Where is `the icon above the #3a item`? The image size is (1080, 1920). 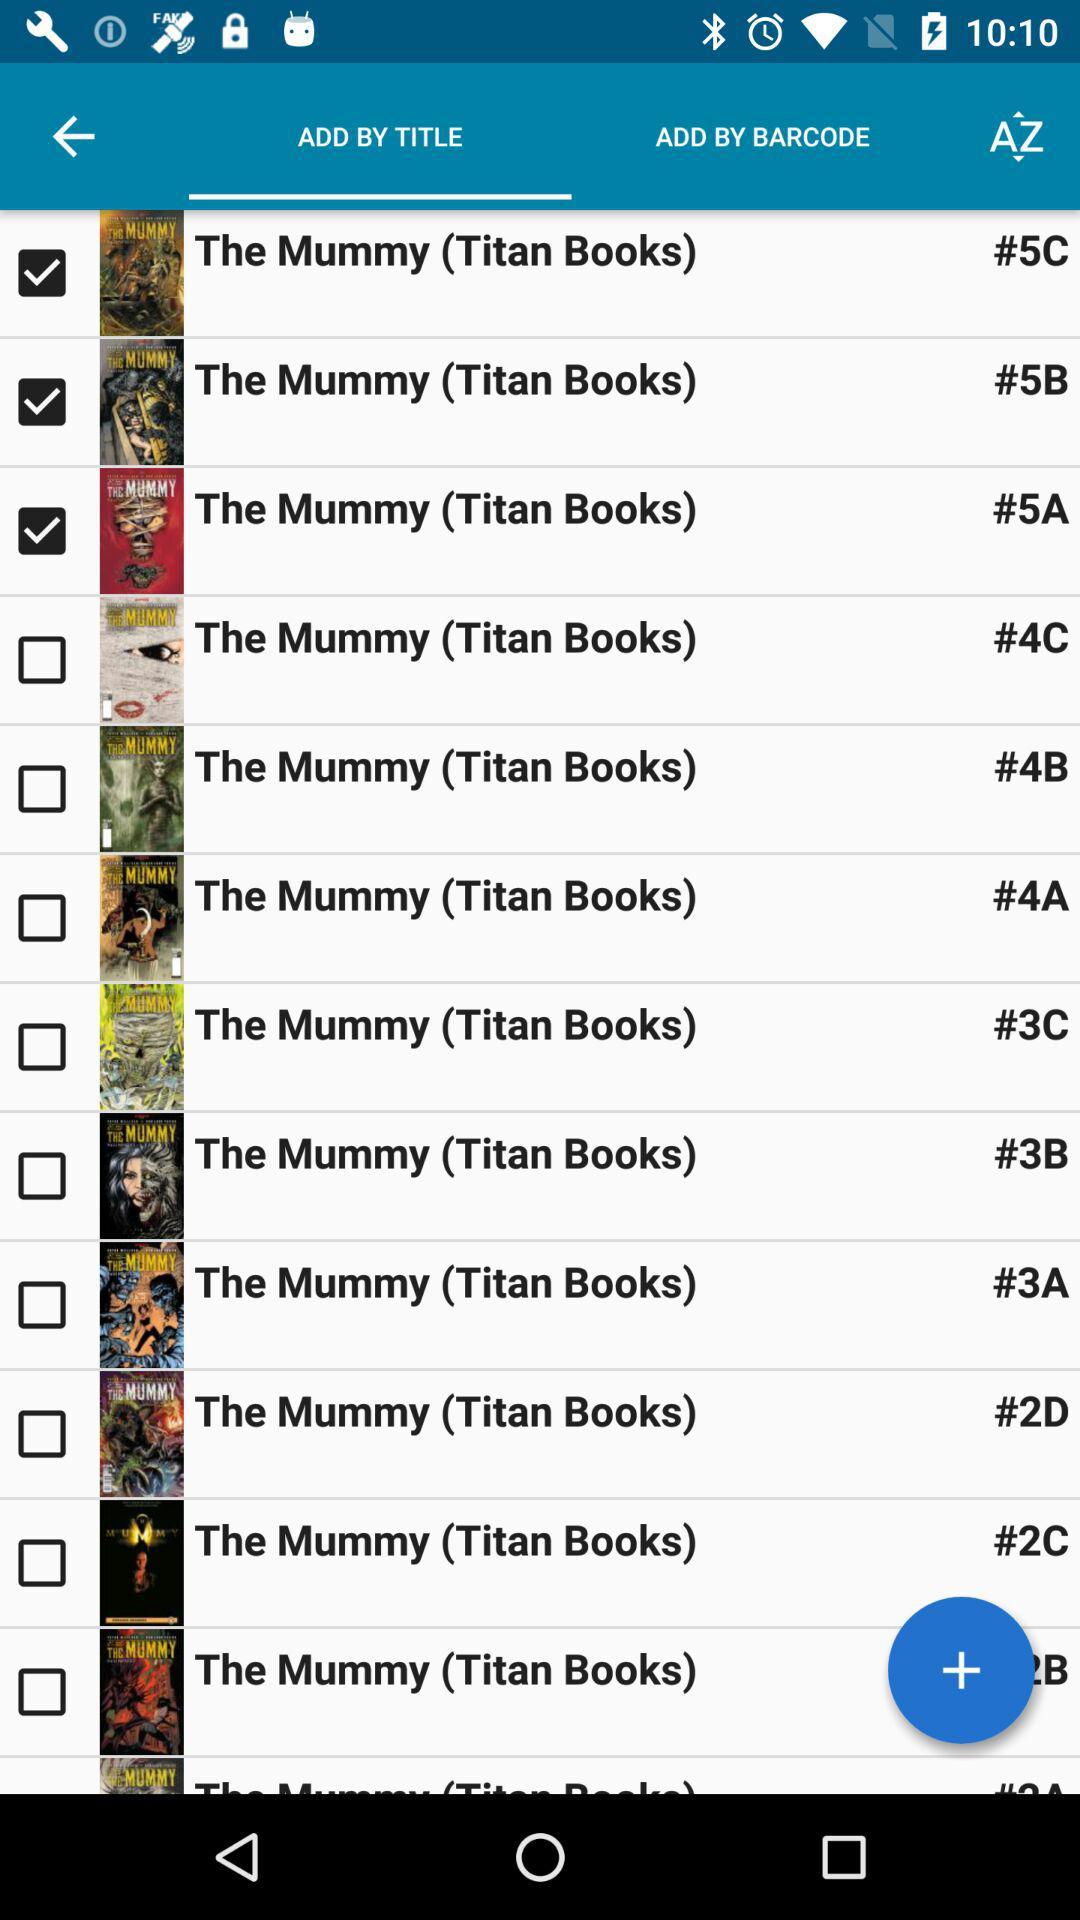 the icon above the #3a item is located at coordinates (1031, 1152).